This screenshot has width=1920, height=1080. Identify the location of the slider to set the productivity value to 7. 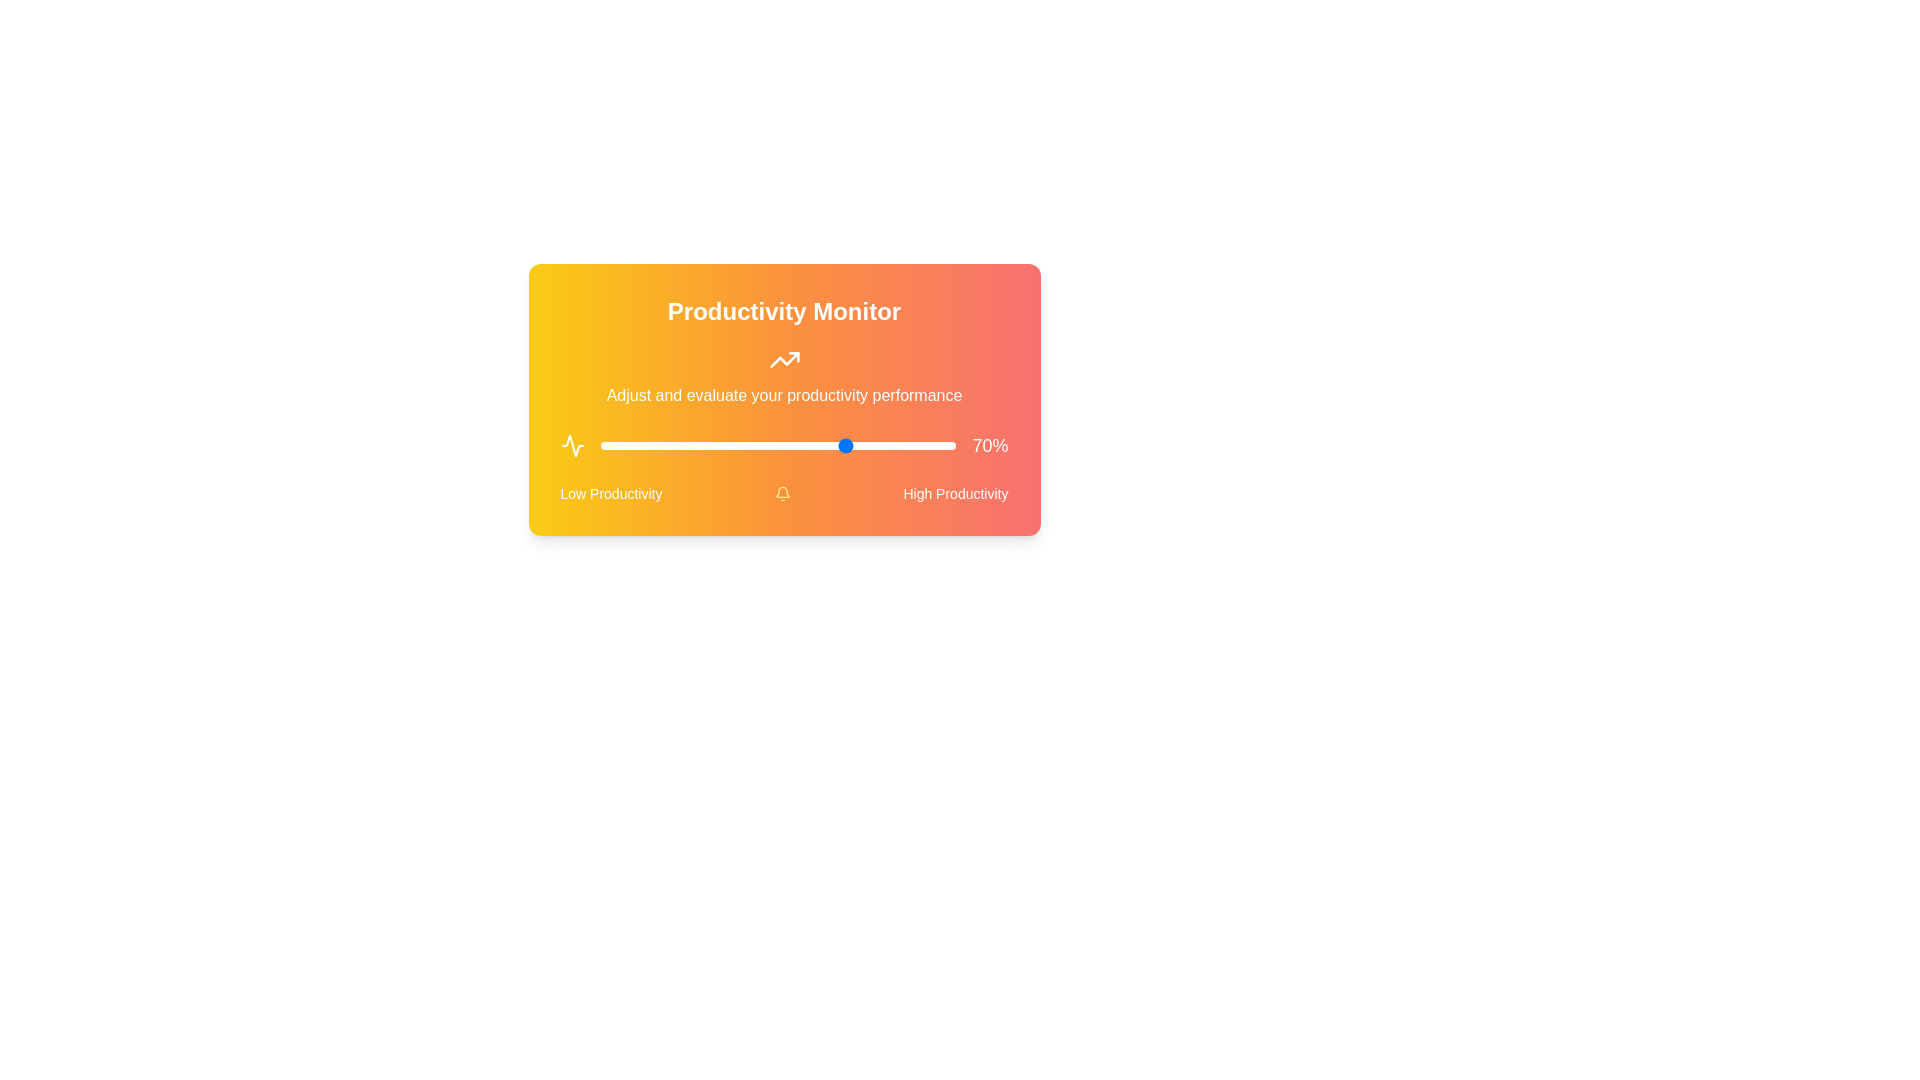
(624, 445).